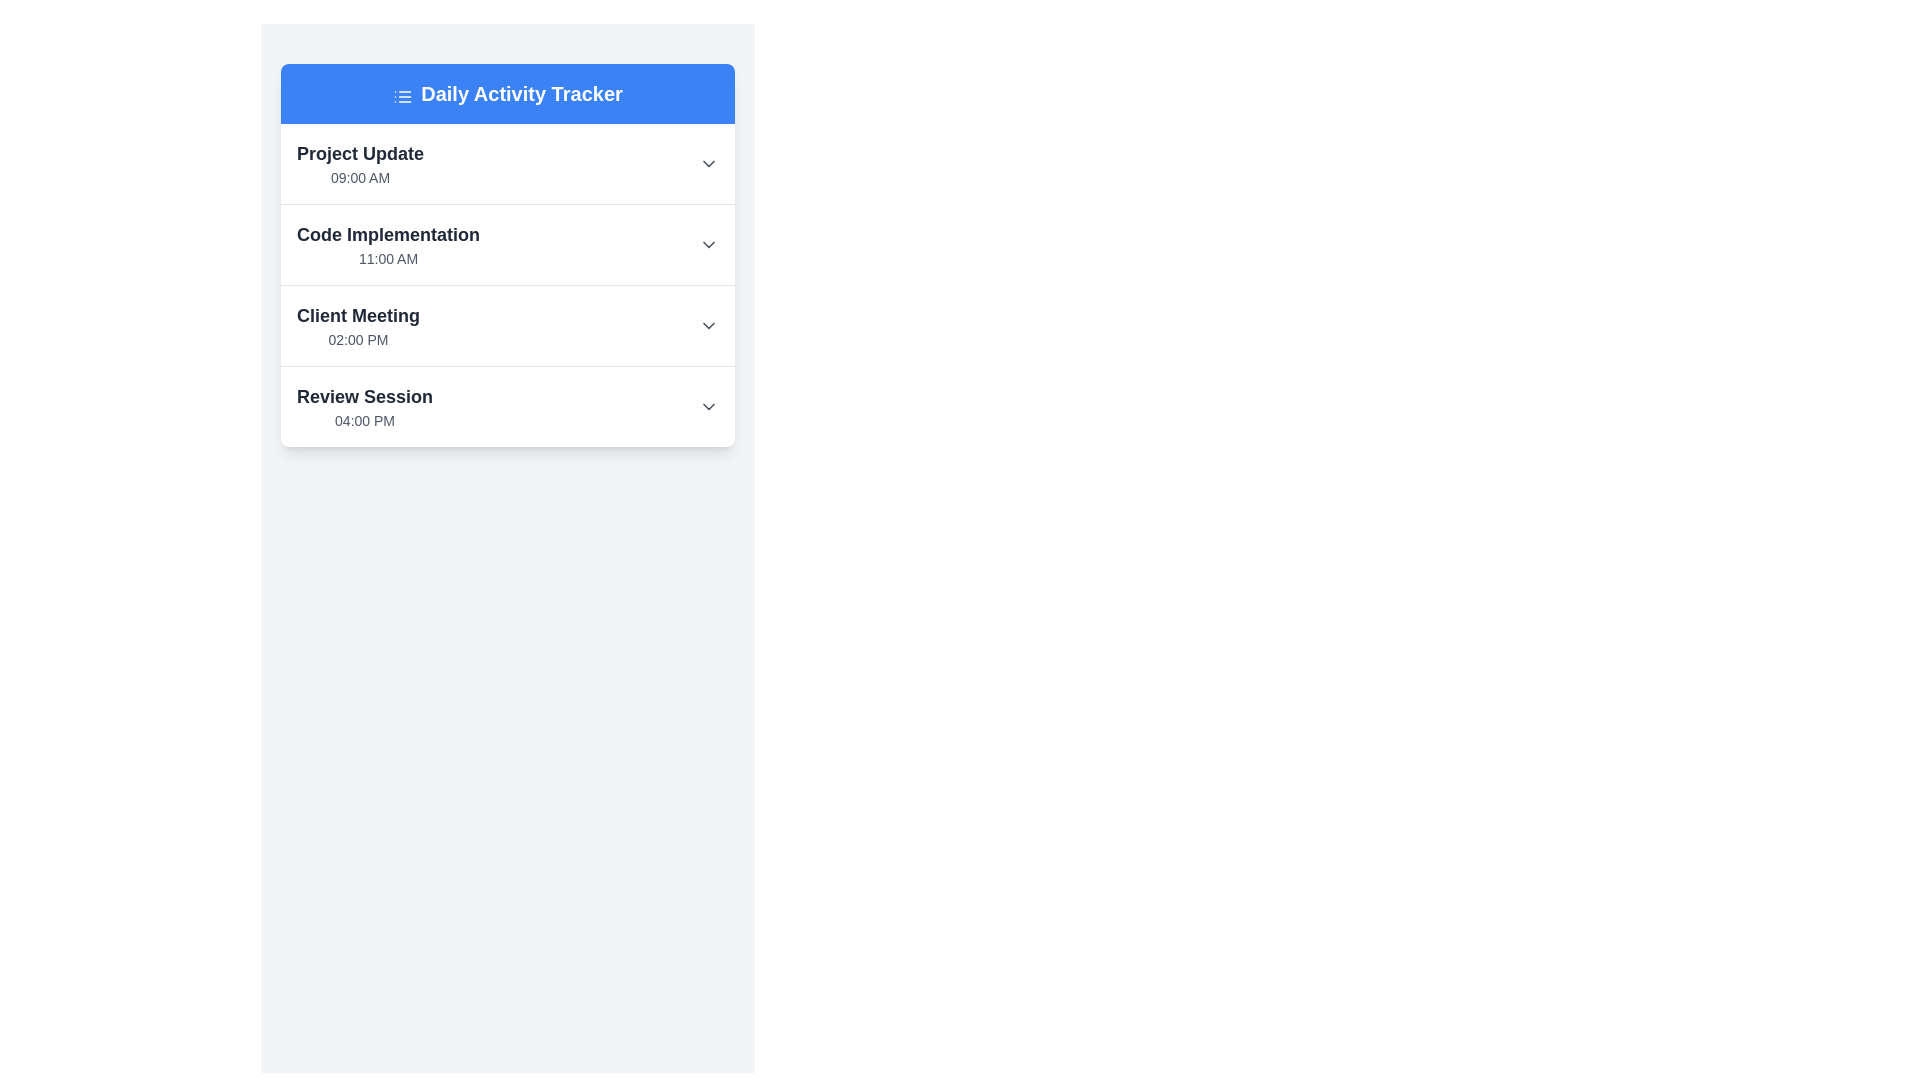 The height and width of the screenshot is (1080, 1920). I want to click on the third item, so click(508, 325).